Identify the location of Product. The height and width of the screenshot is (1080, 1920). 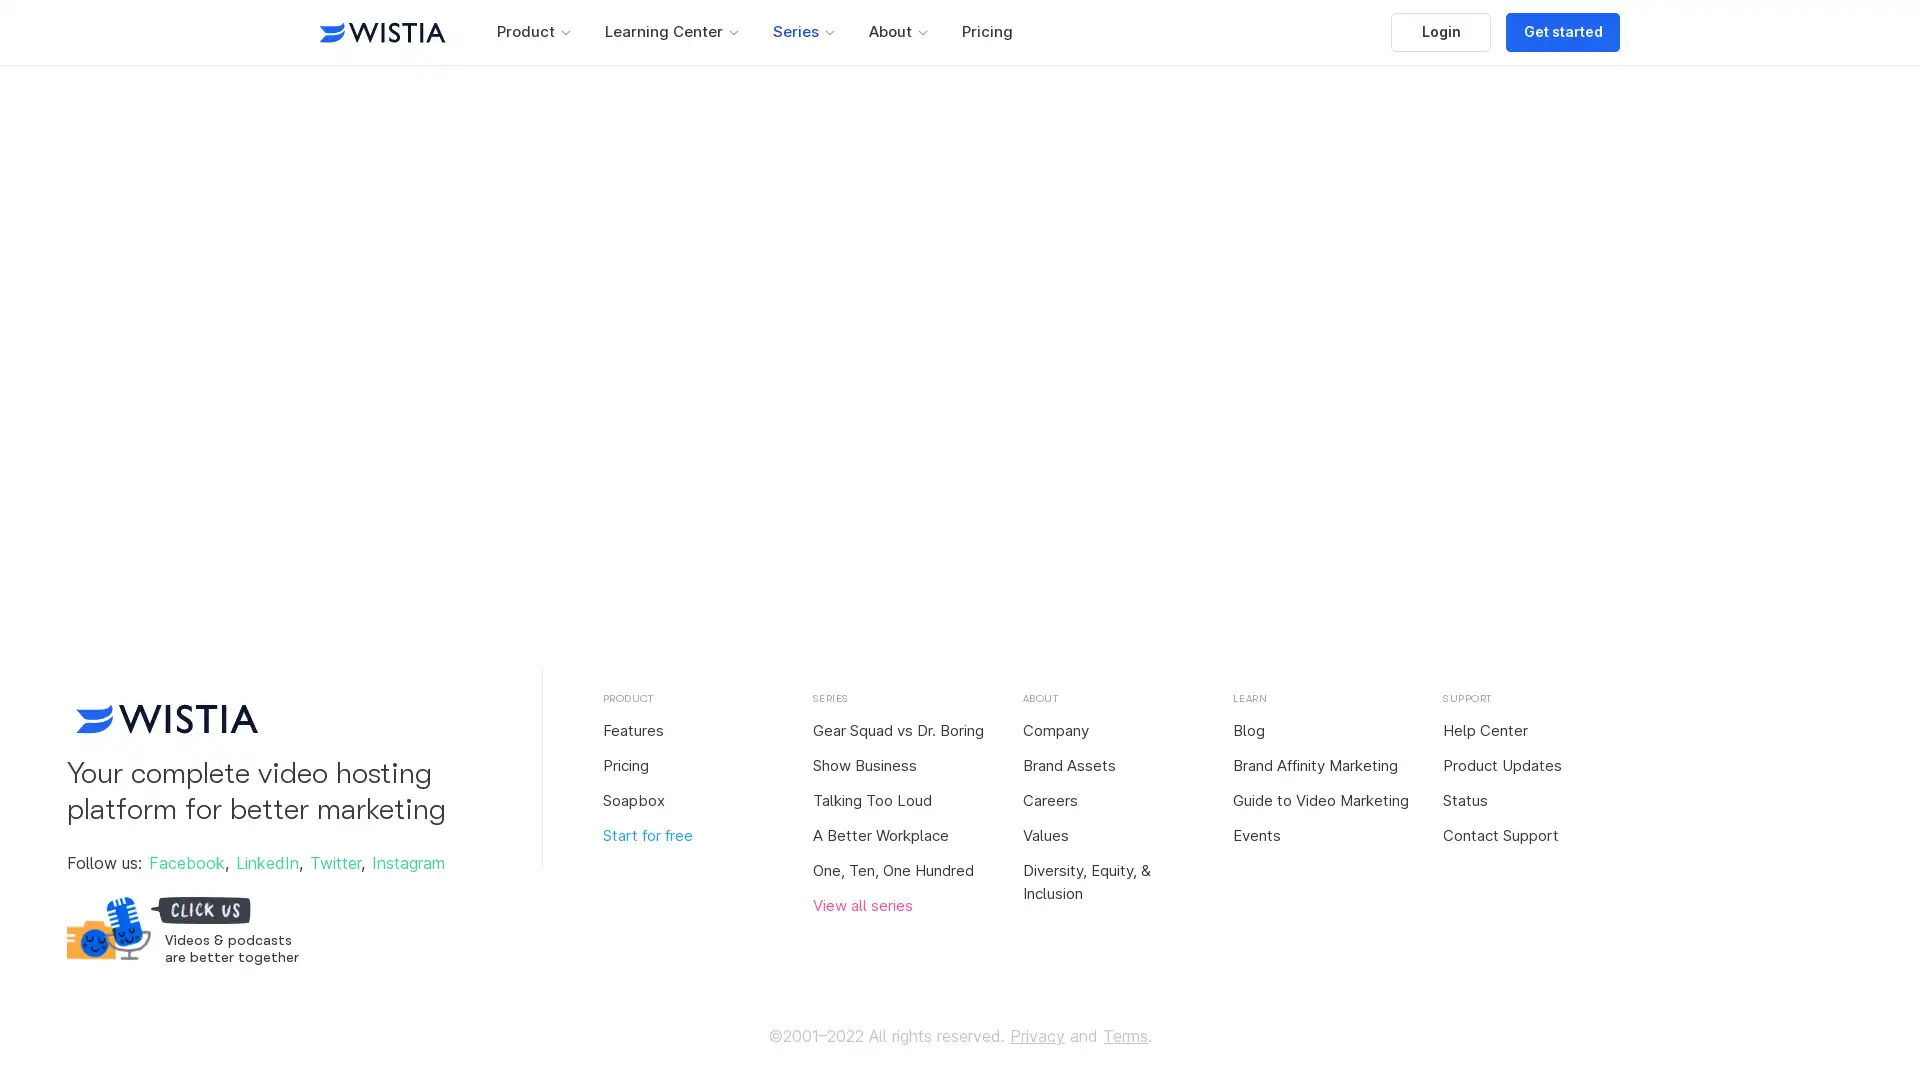
(532, 32).